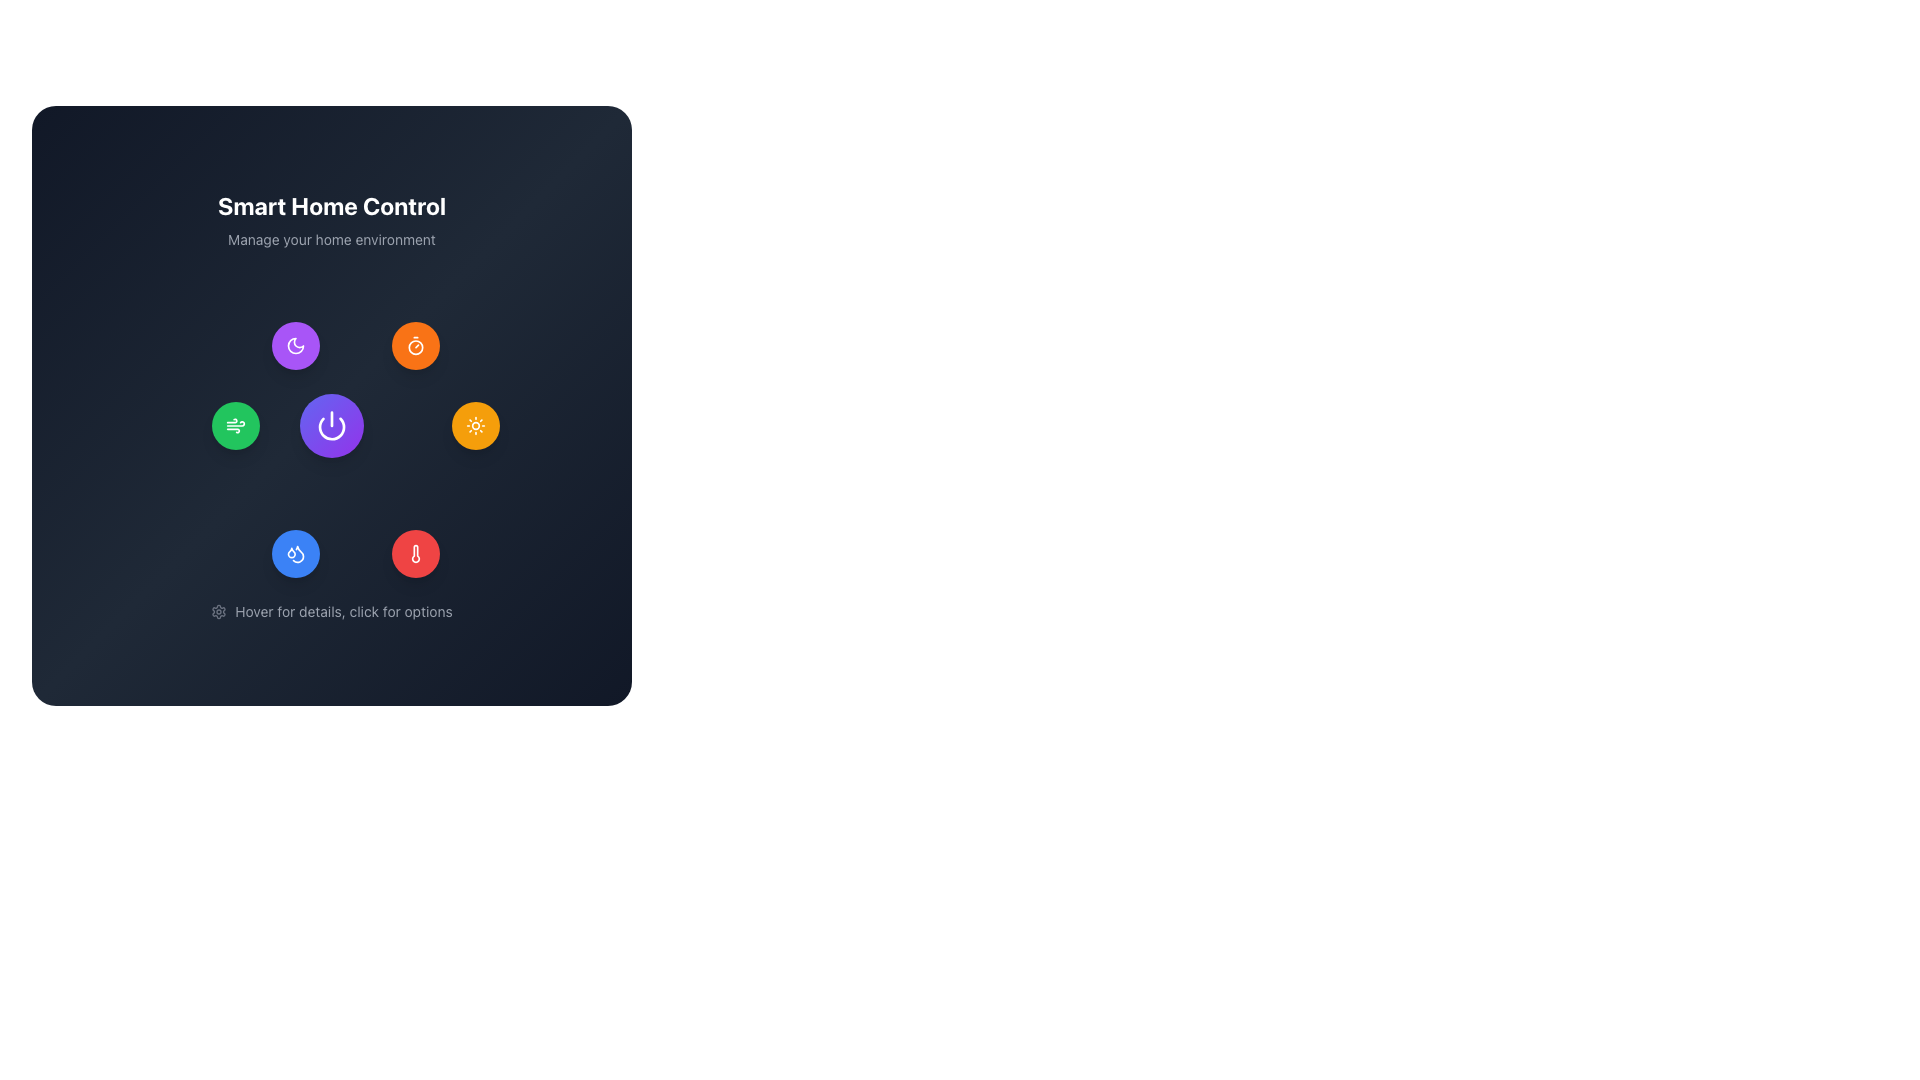 The width and height of the screenshot is (1920, 1080). I want to click on the thermometer icon located within a circular red button at the bottom-right corner of the grid arrangement, so click(415, 554).